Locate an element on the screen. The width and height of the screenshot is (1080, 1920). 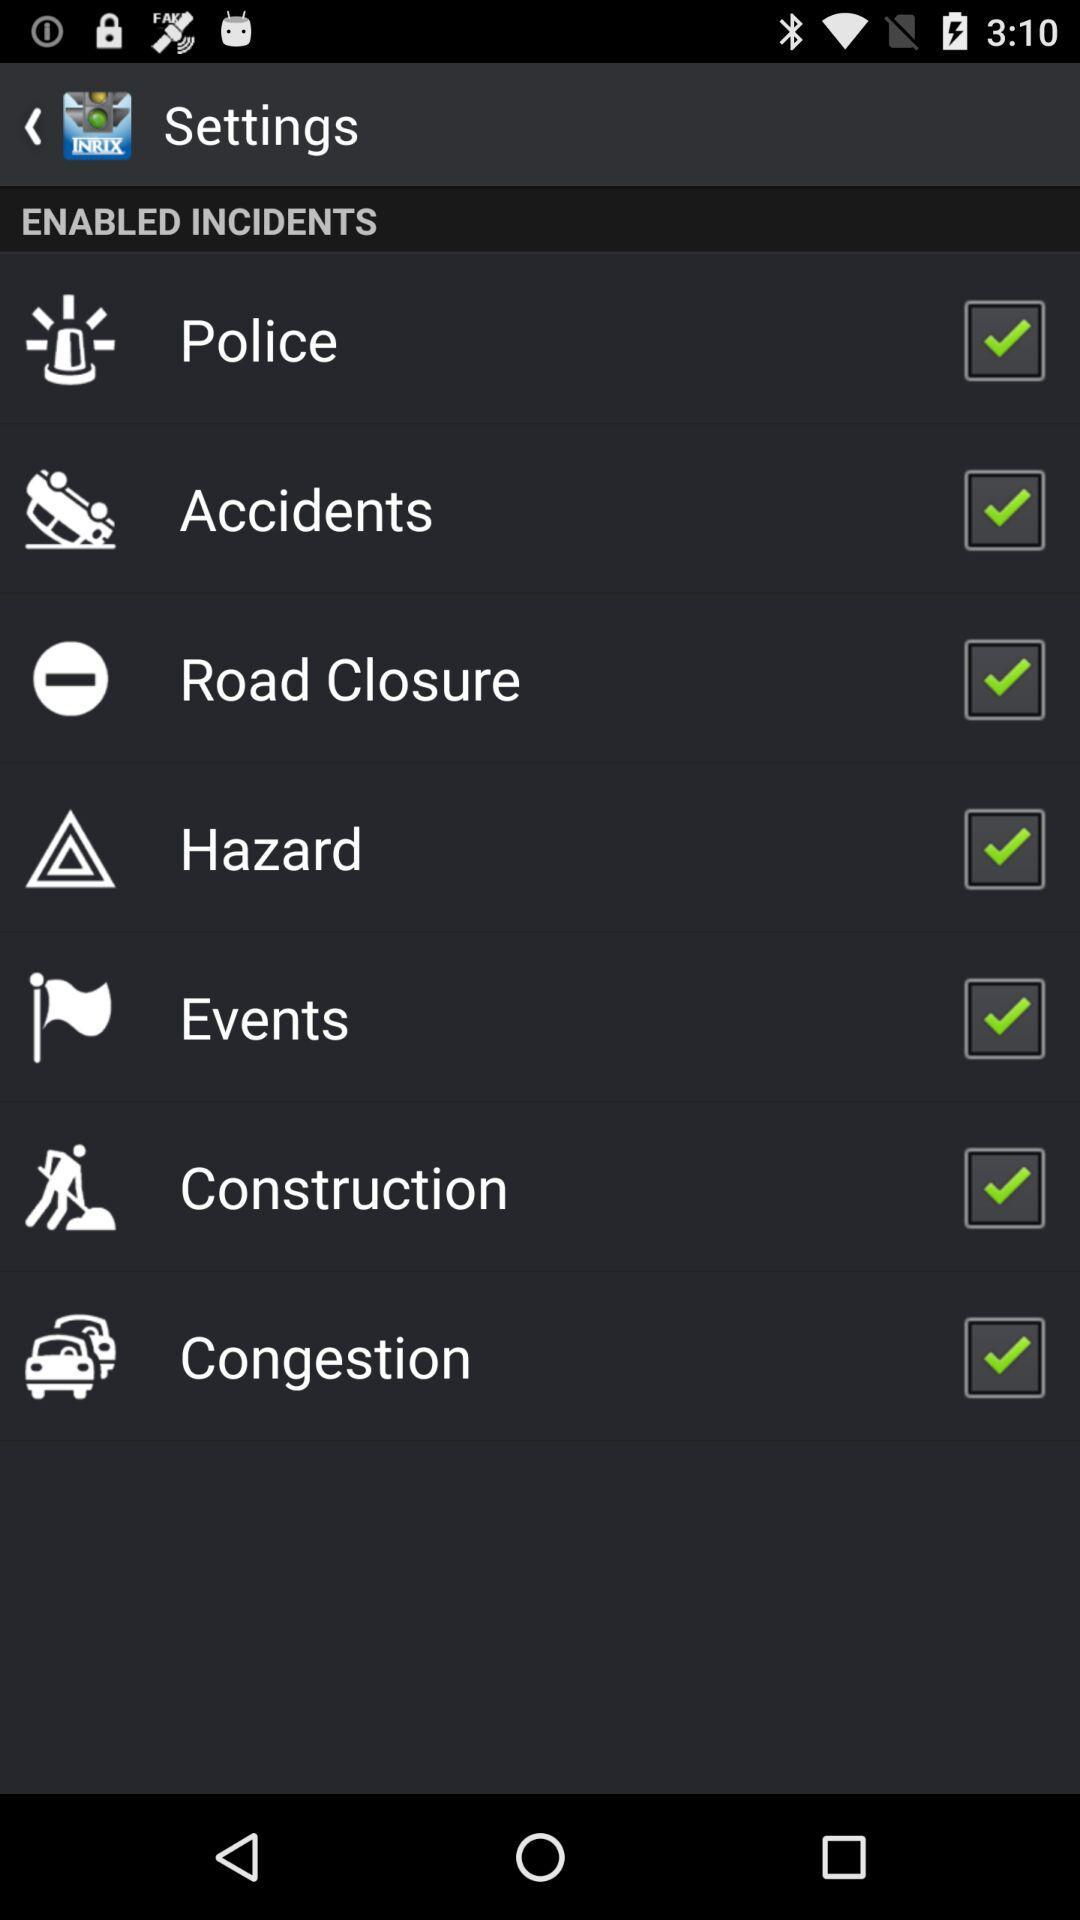
the road closure item is located at coordinates (349, 677).